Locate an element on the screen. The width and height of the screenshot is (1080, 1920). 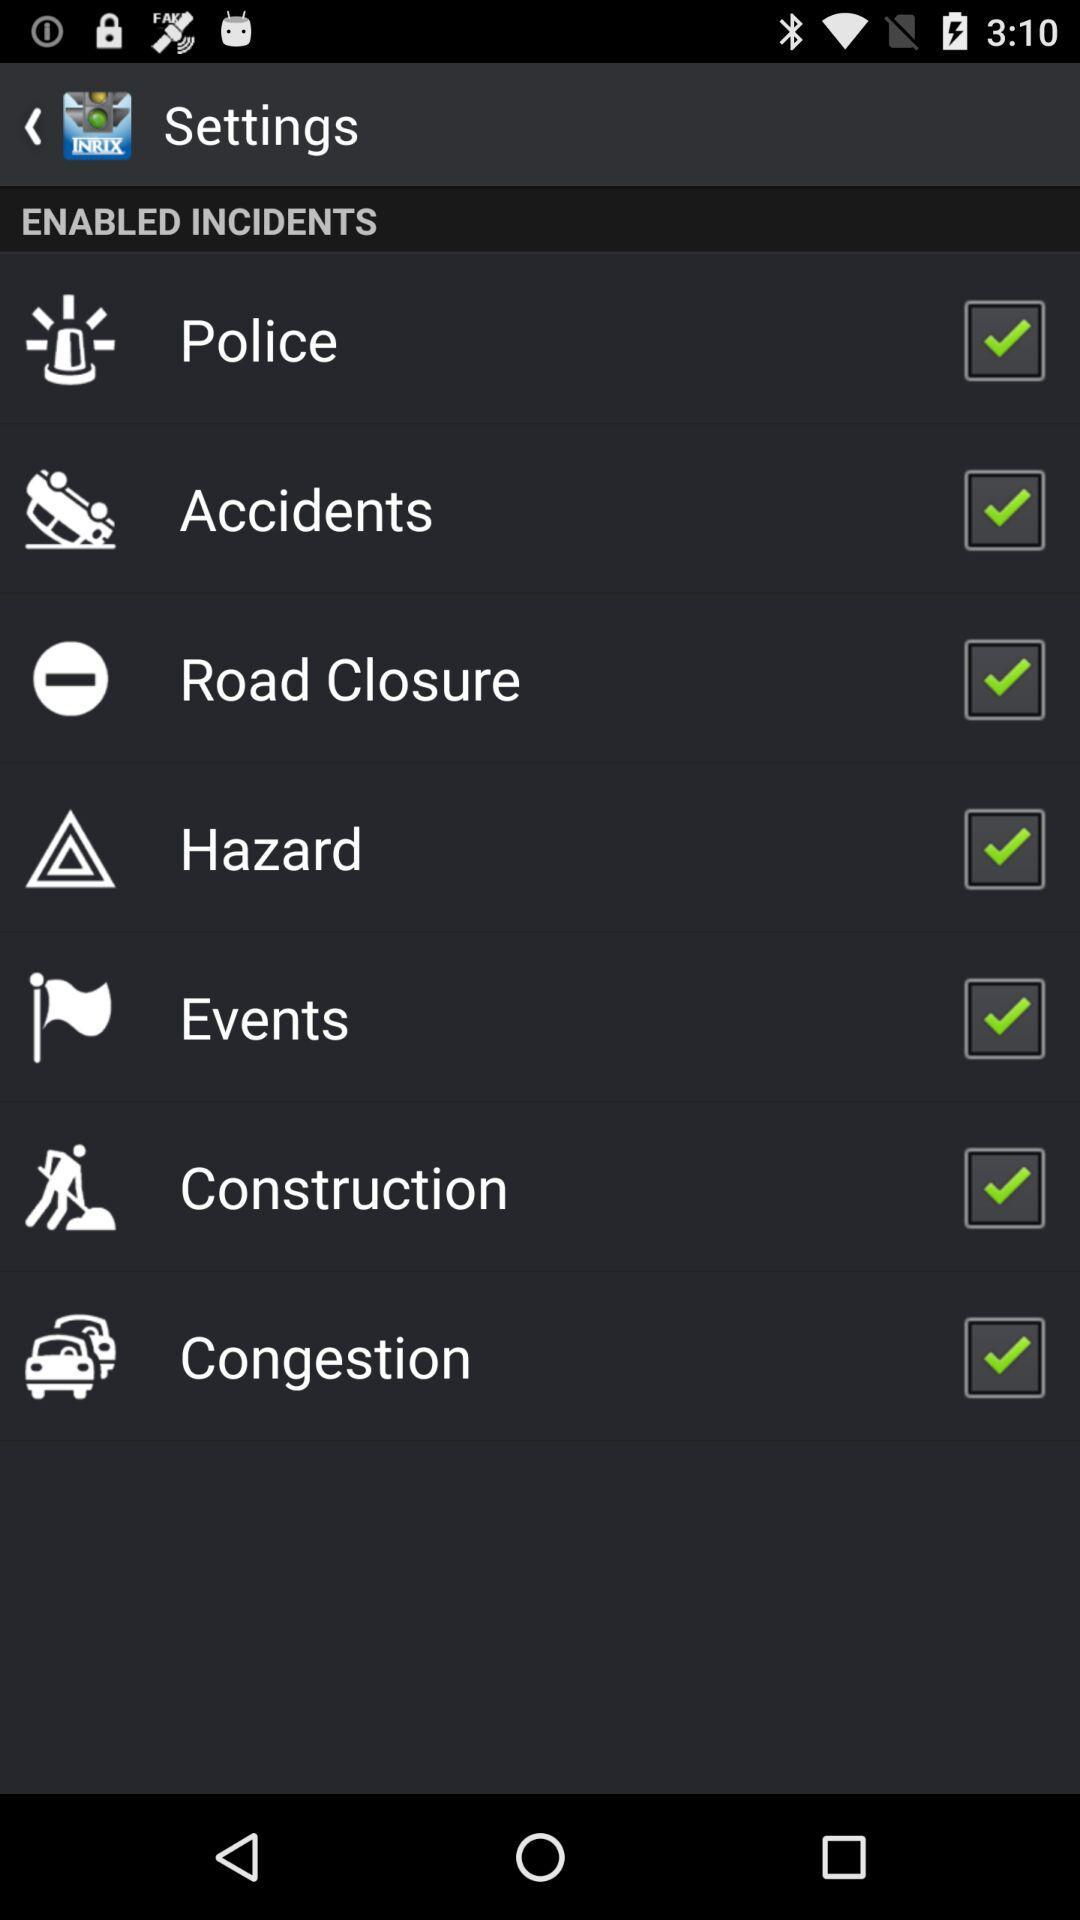
the road closure item is located at coordinates (349, 677).